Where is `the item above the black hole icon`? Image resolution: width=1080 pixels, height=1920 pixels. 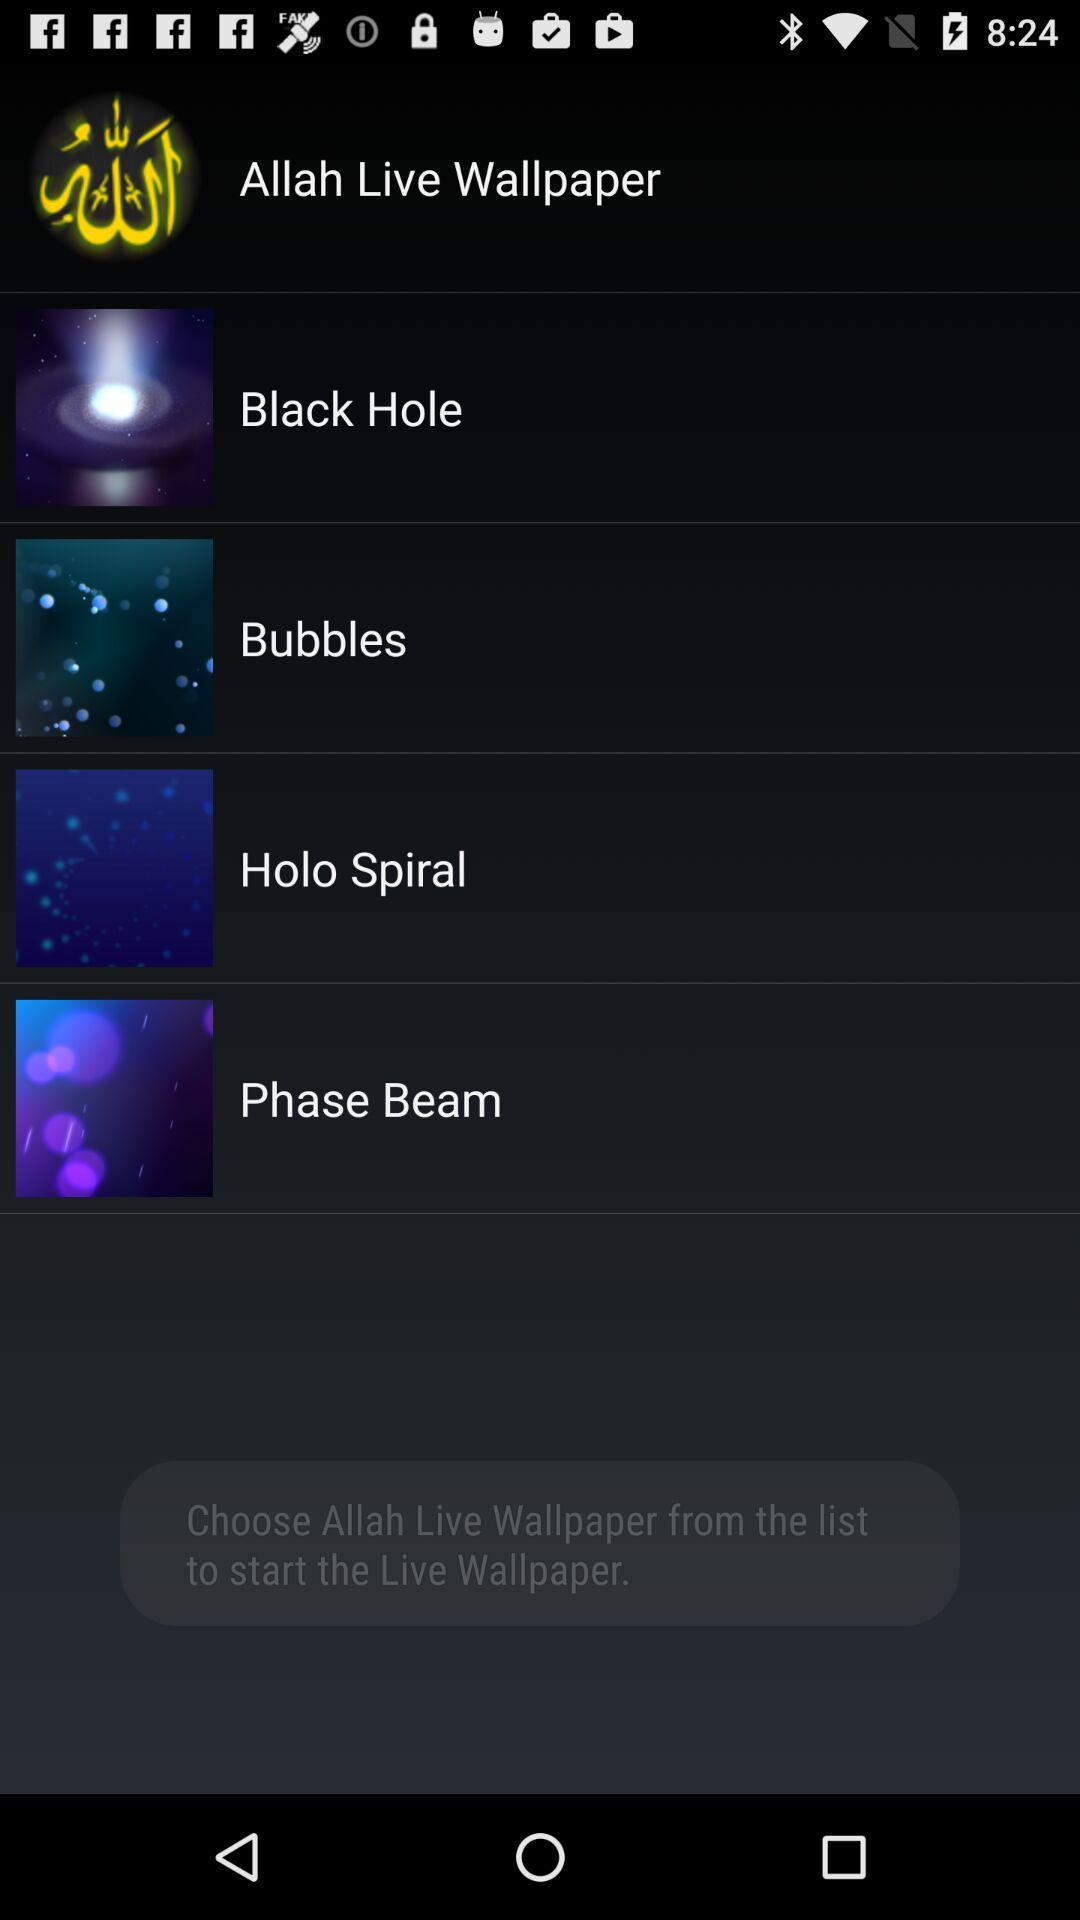 the item above the black hole icon is located at coordinates (450, 177).